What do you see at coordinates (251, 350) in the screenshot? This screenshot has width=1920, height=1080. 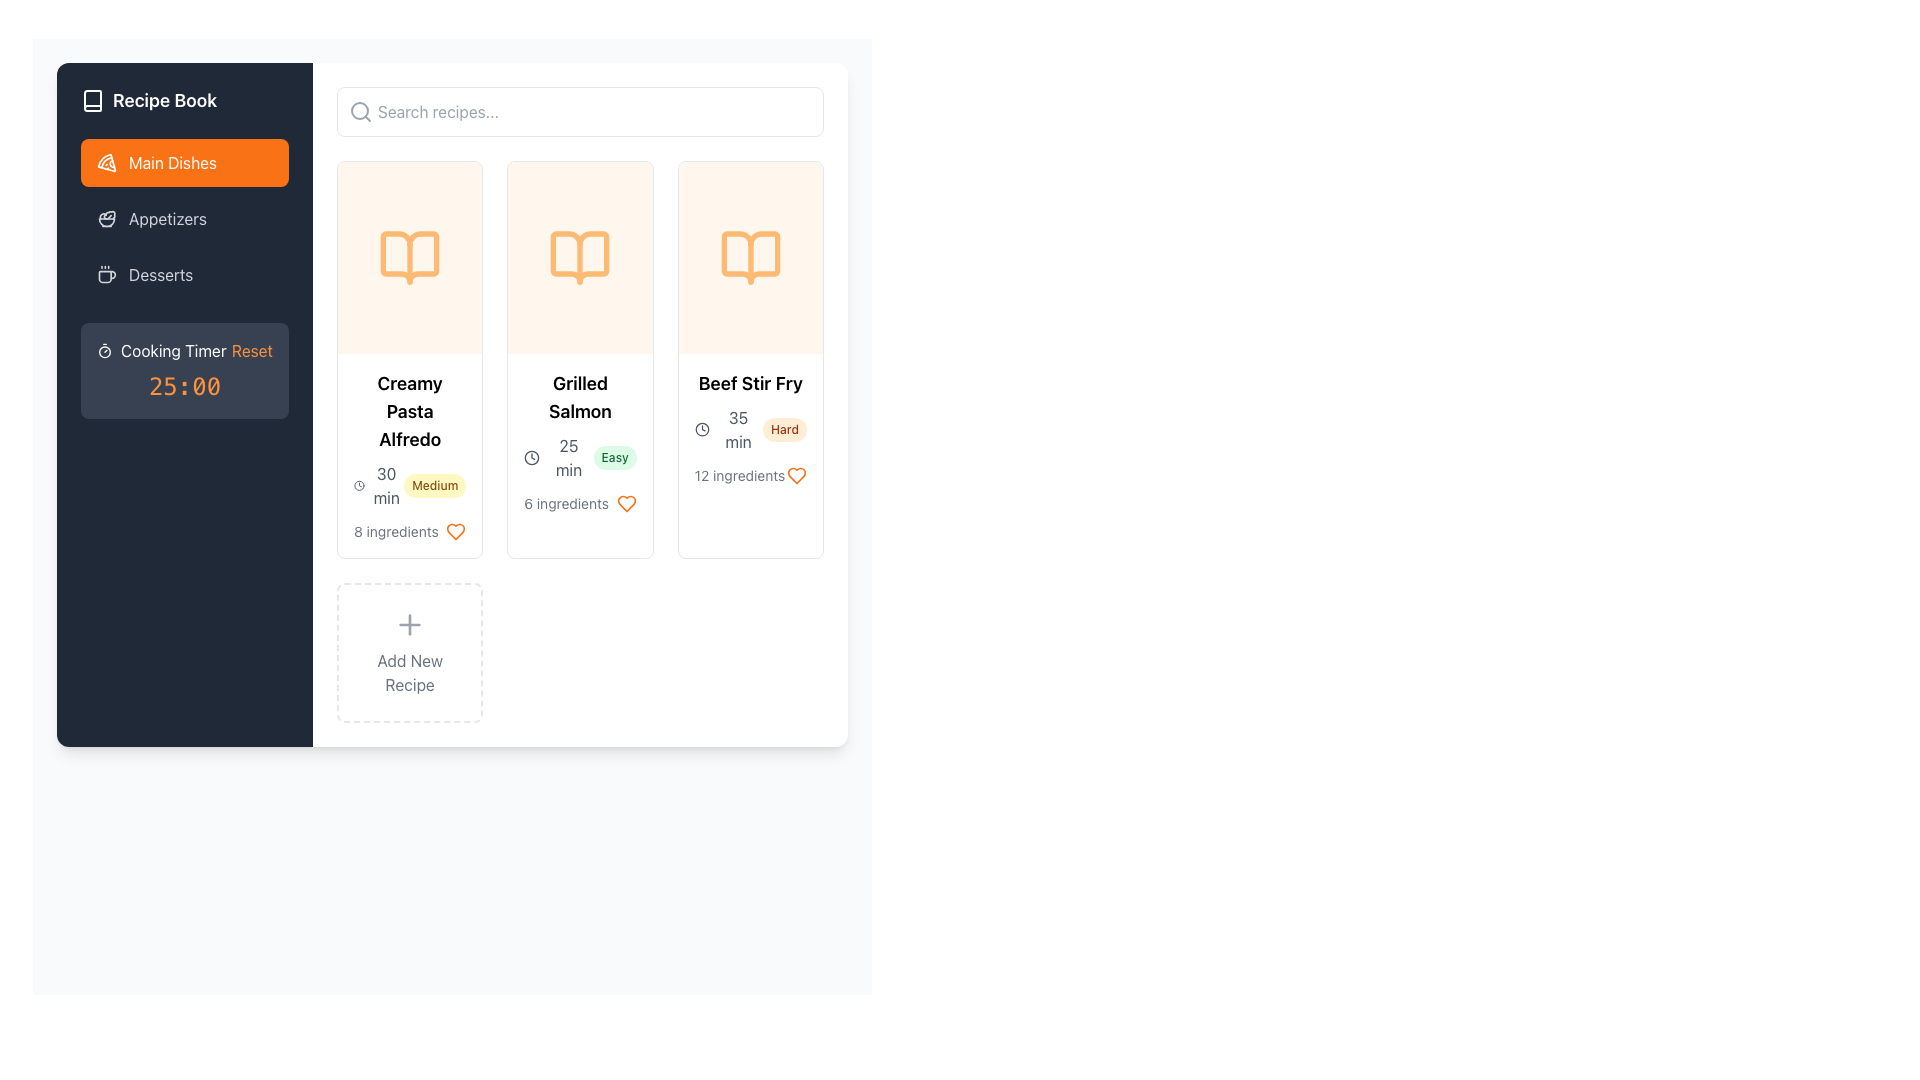 I see `the orange 'Reset' button located in the 'Cooking Timer' panel to reset the timer` at bounding box center [251, 350].